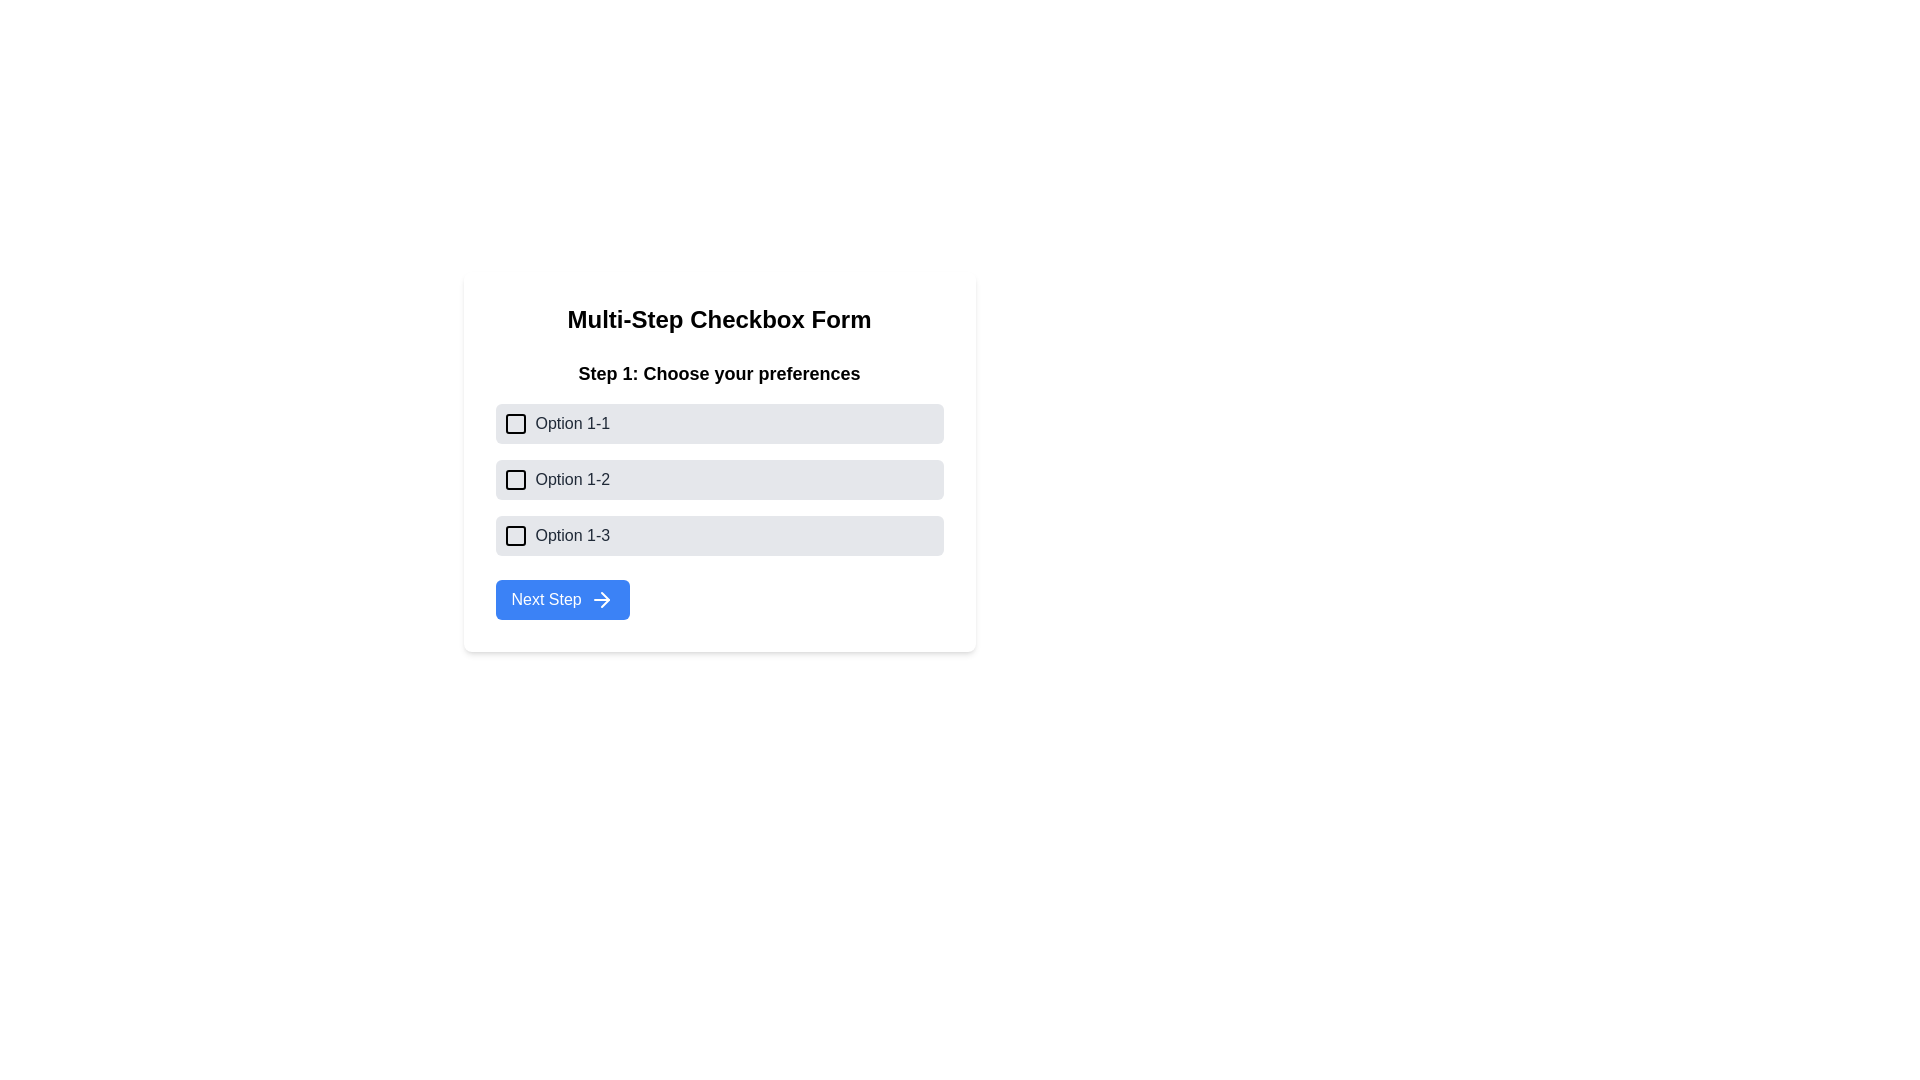 Image resolution: width=1920 pixels, height=1080 pixels. I want to click on the square-shaped checkbox before the text label 'Option 1-3', so click(515, 535).